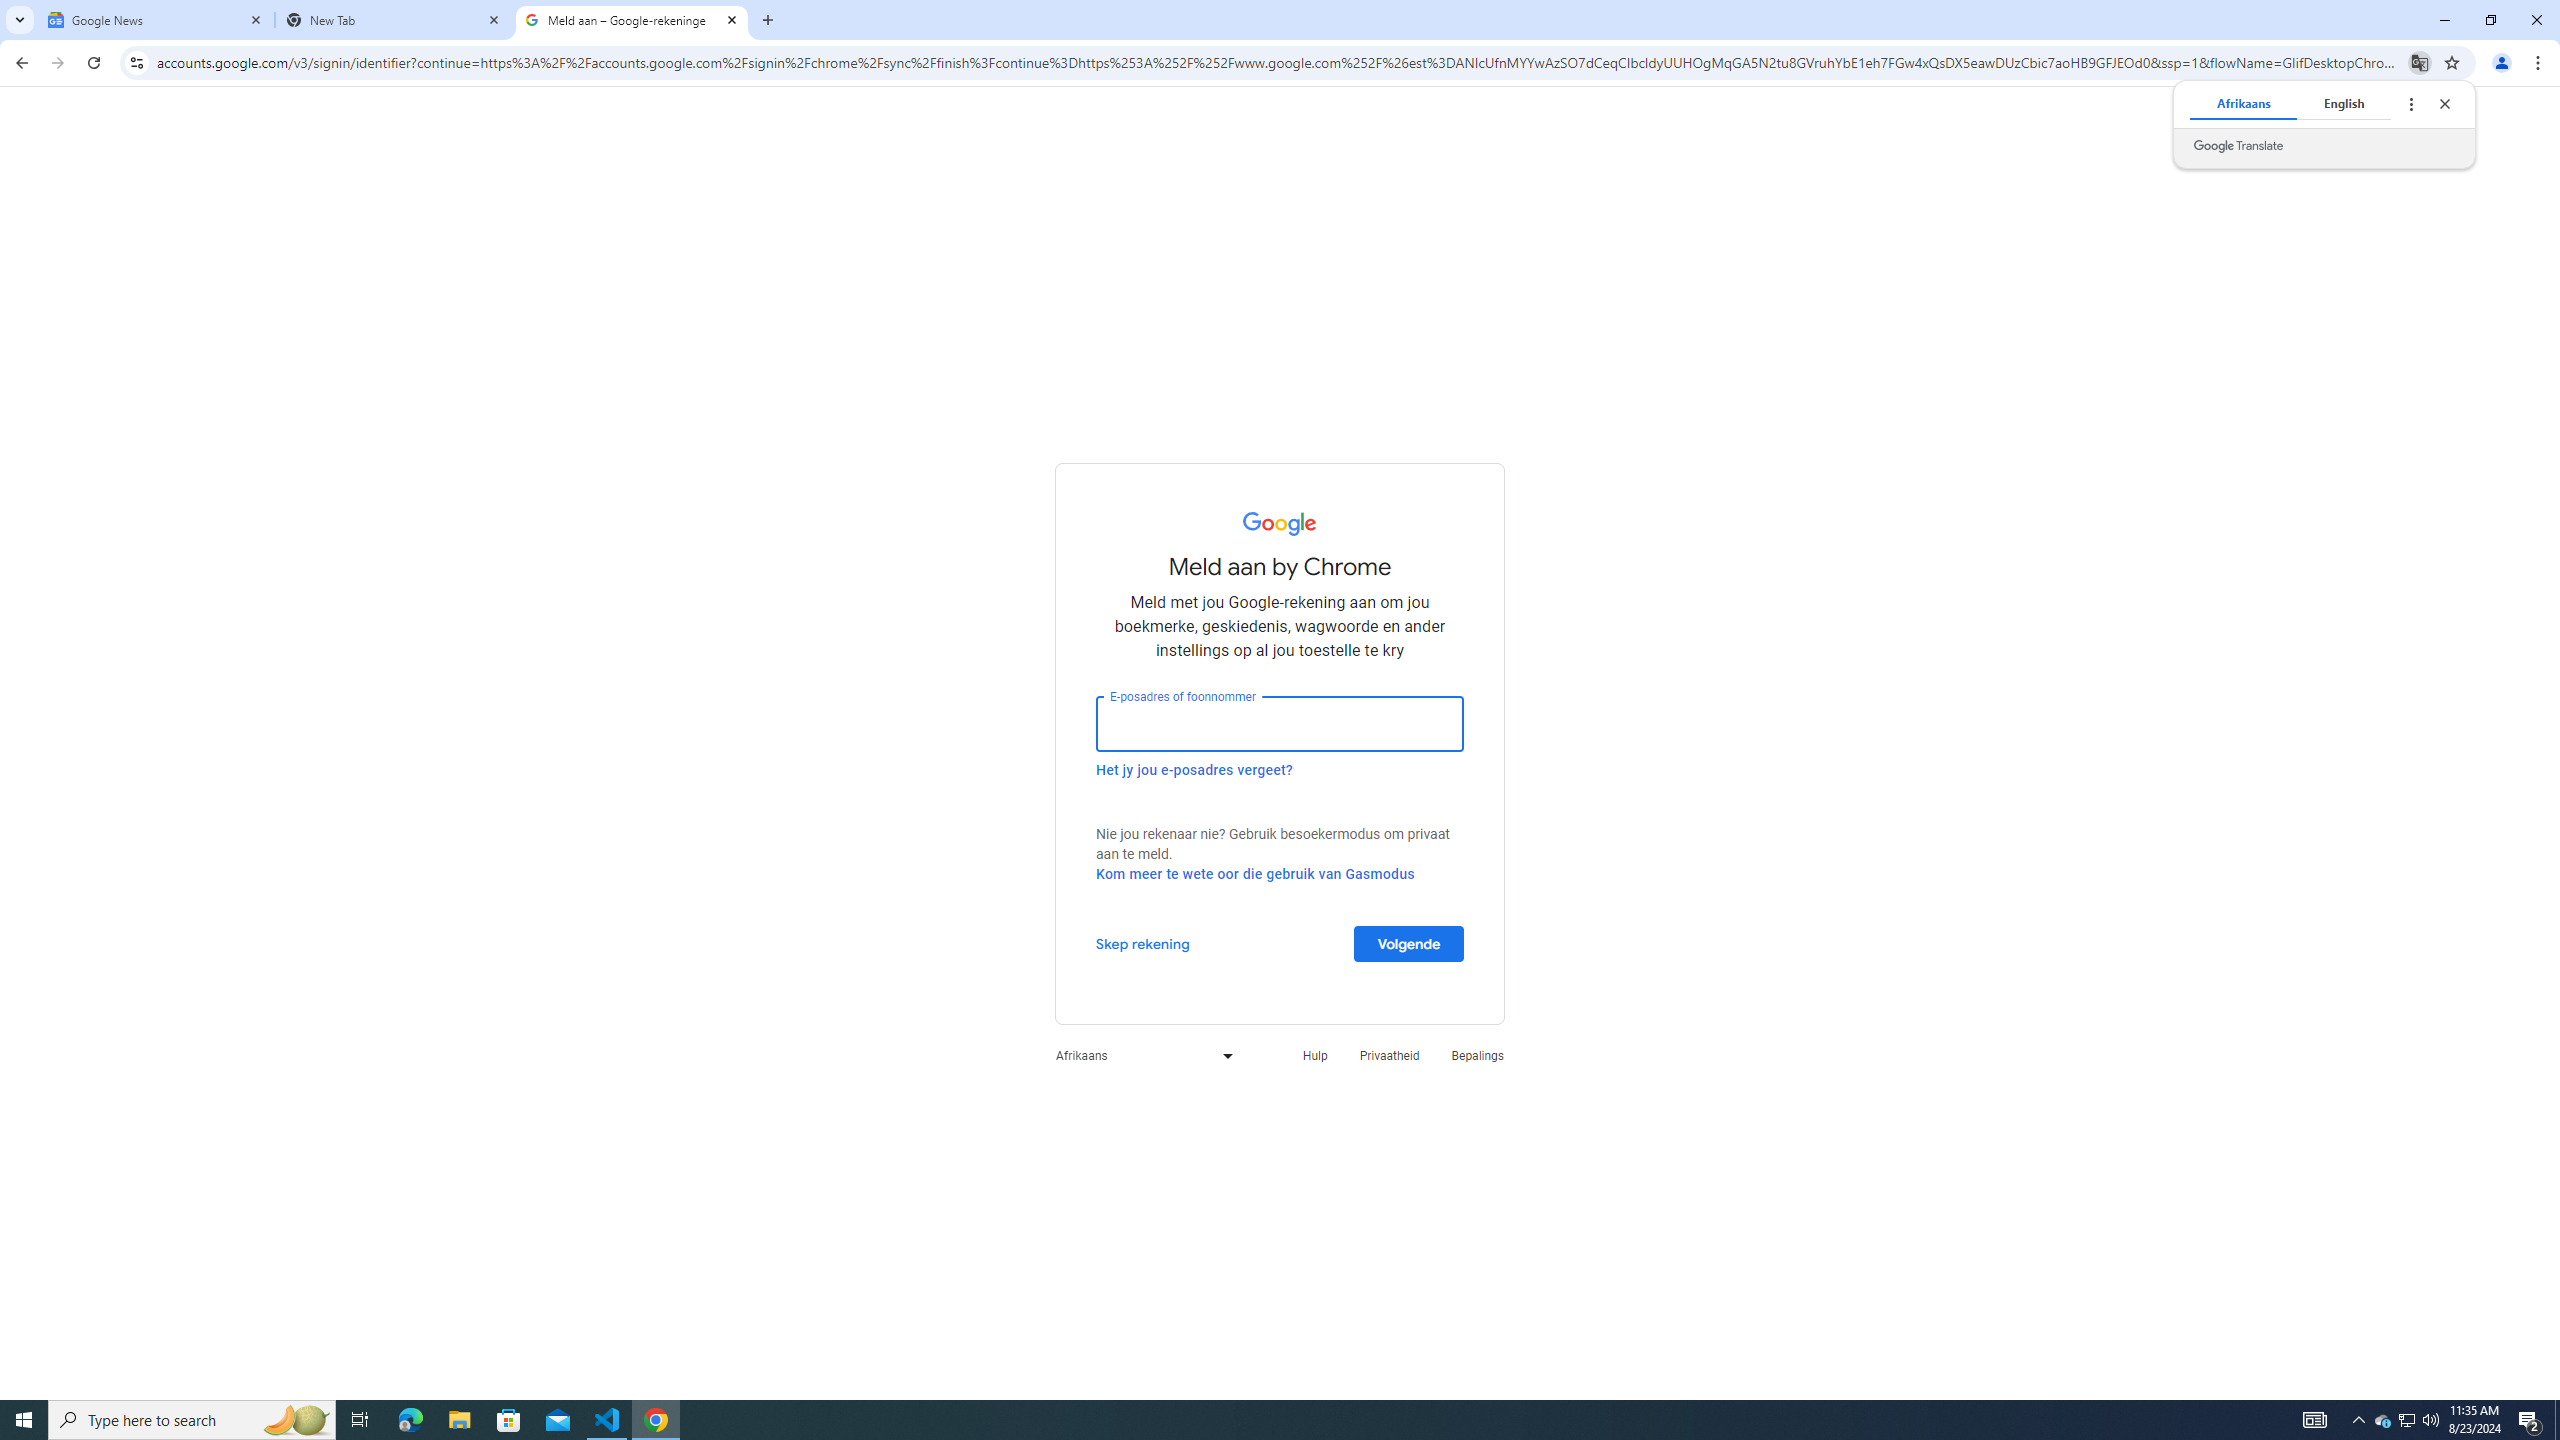 Image resolution: width=2560 pixels, height=1440 pixels. Describe the element at coordinates (394, 19) in the screenshot. I see `'New Tab'` at that location.